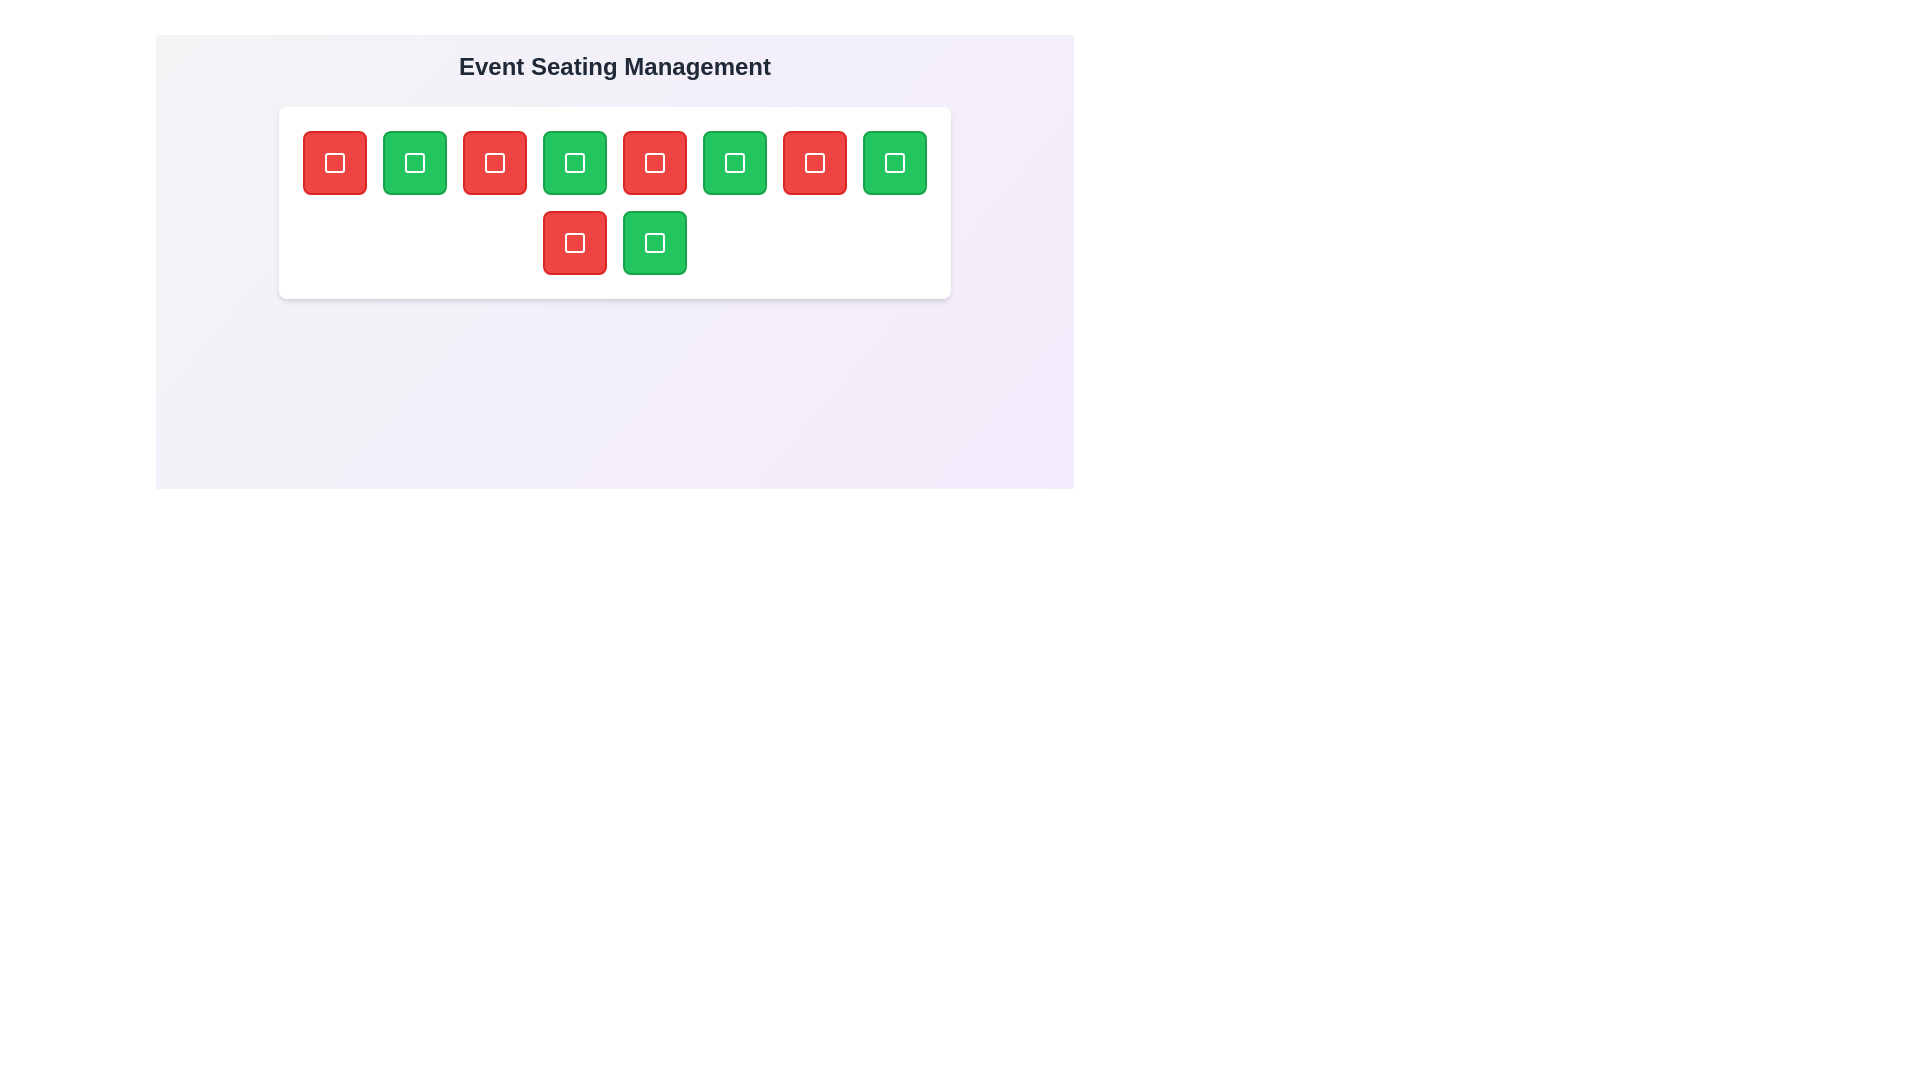  What do you see at coordinates (893, 161) in the screenshot?
I see `the inner visual component of the green button located at the far-right corner of the grid layout` at bounding box center [893, 161].